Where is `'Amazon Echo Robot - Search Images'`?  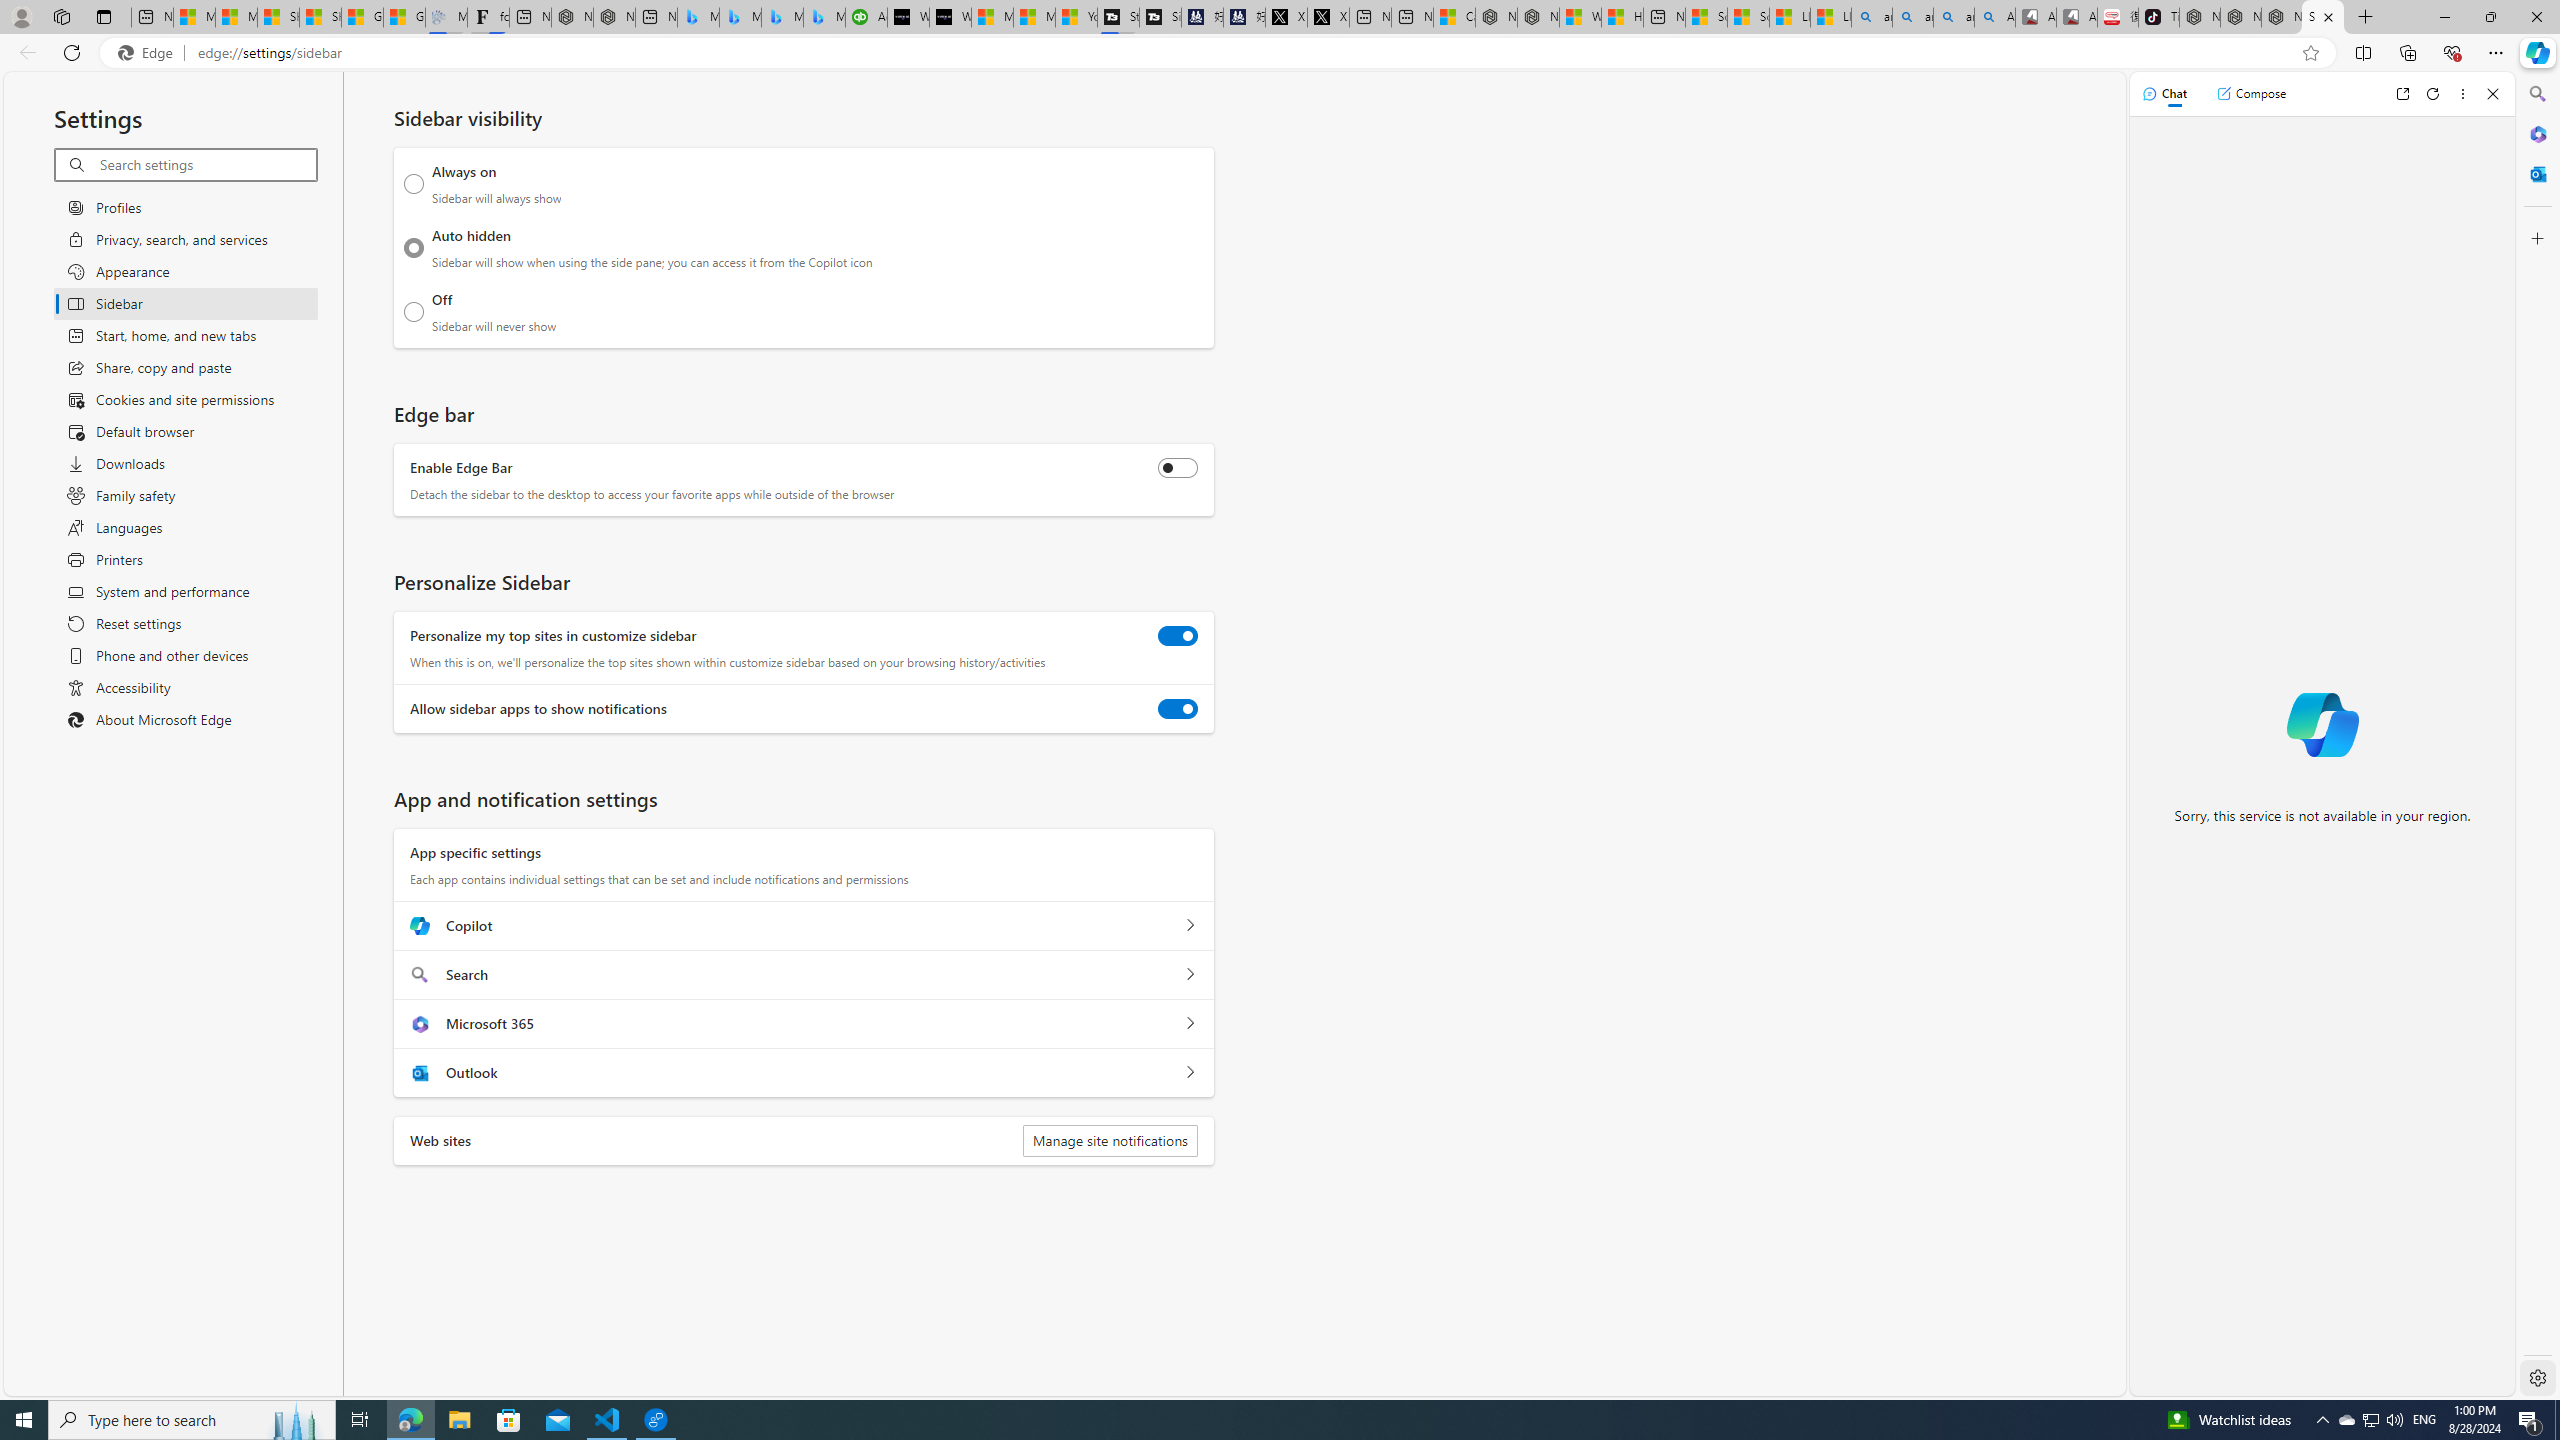 'Amazon Echo Robot - Search Images' is located at coordinates (1994, 16).